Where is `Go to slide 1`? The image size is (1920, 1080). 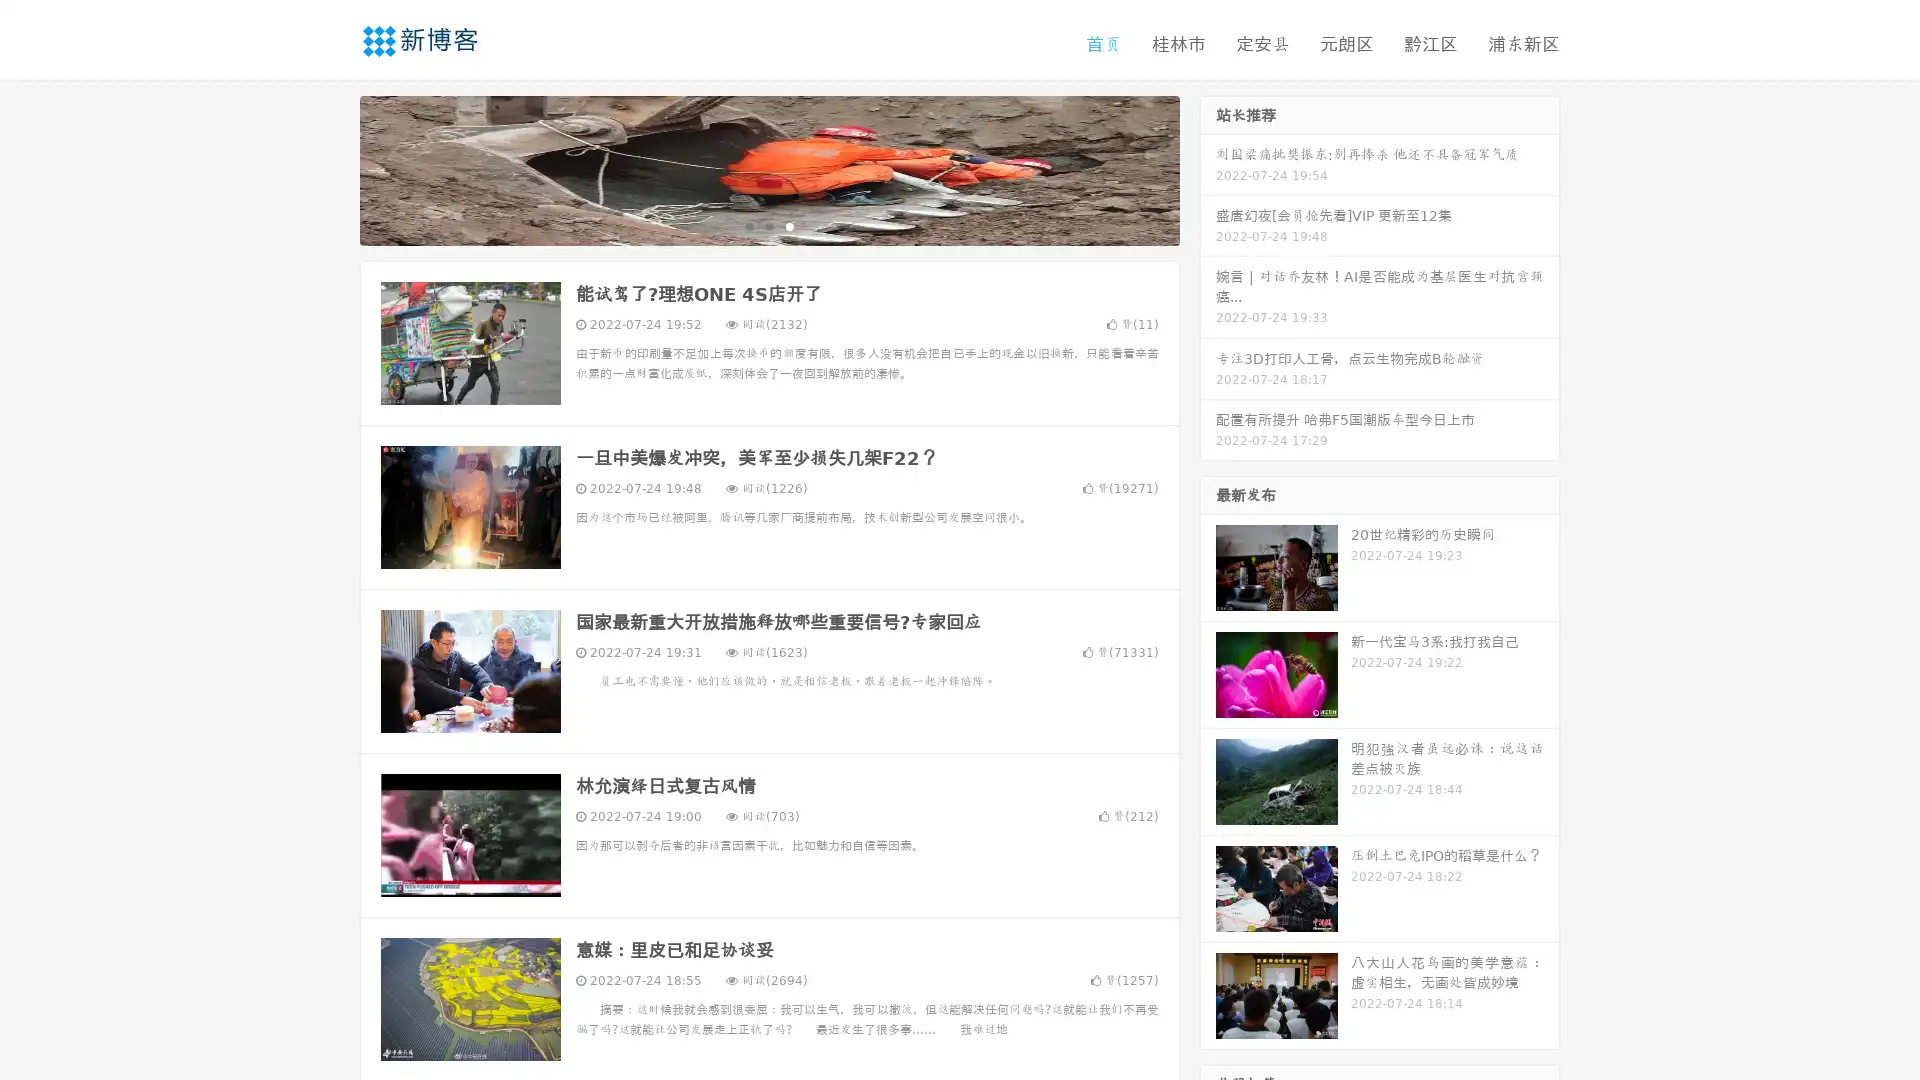 Go to slide 1 is located at coordinates (748, 225).